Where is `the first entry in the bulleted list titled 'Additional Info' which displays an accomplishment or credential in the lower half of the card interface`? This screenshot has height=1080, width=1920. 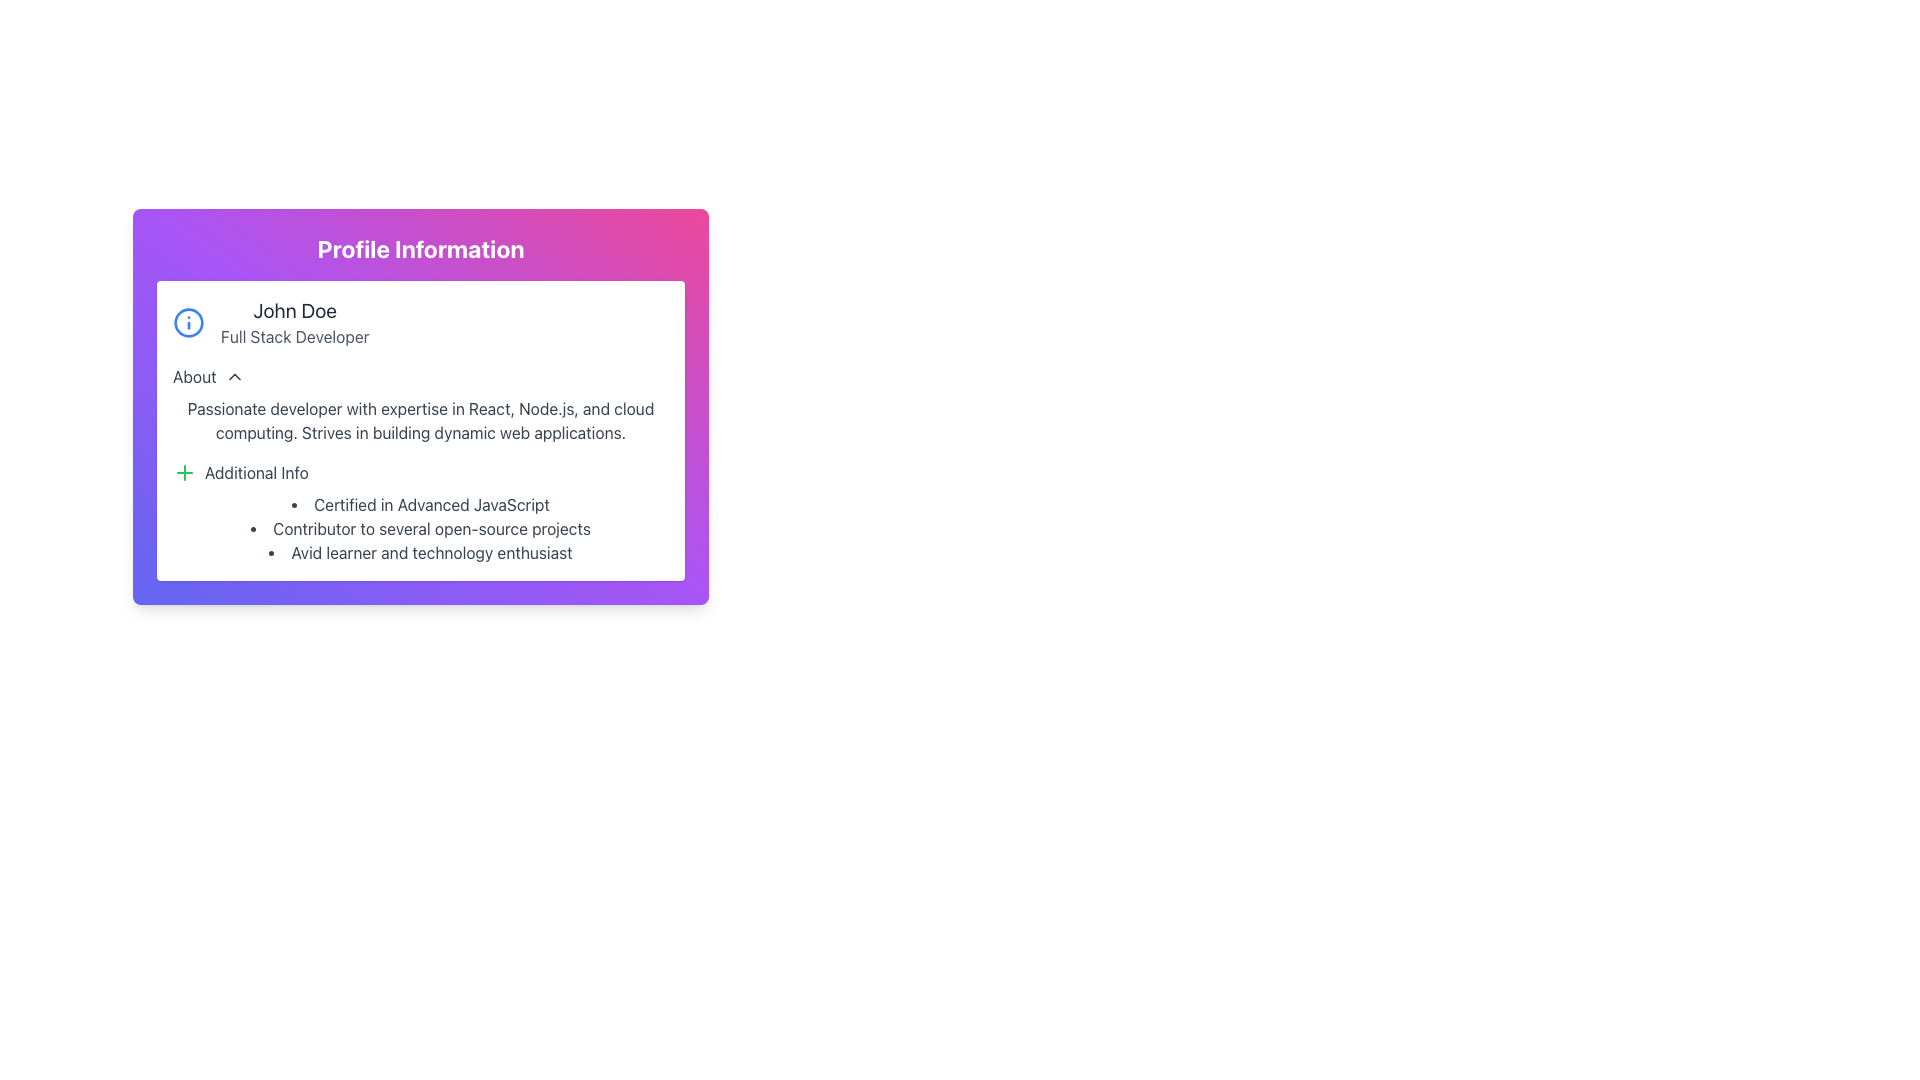
the first entry in the bulleted list titled 'Additional Info' which displays an accomplishment or credential in the lower half of the card interface is located at coordinates (420, 504).